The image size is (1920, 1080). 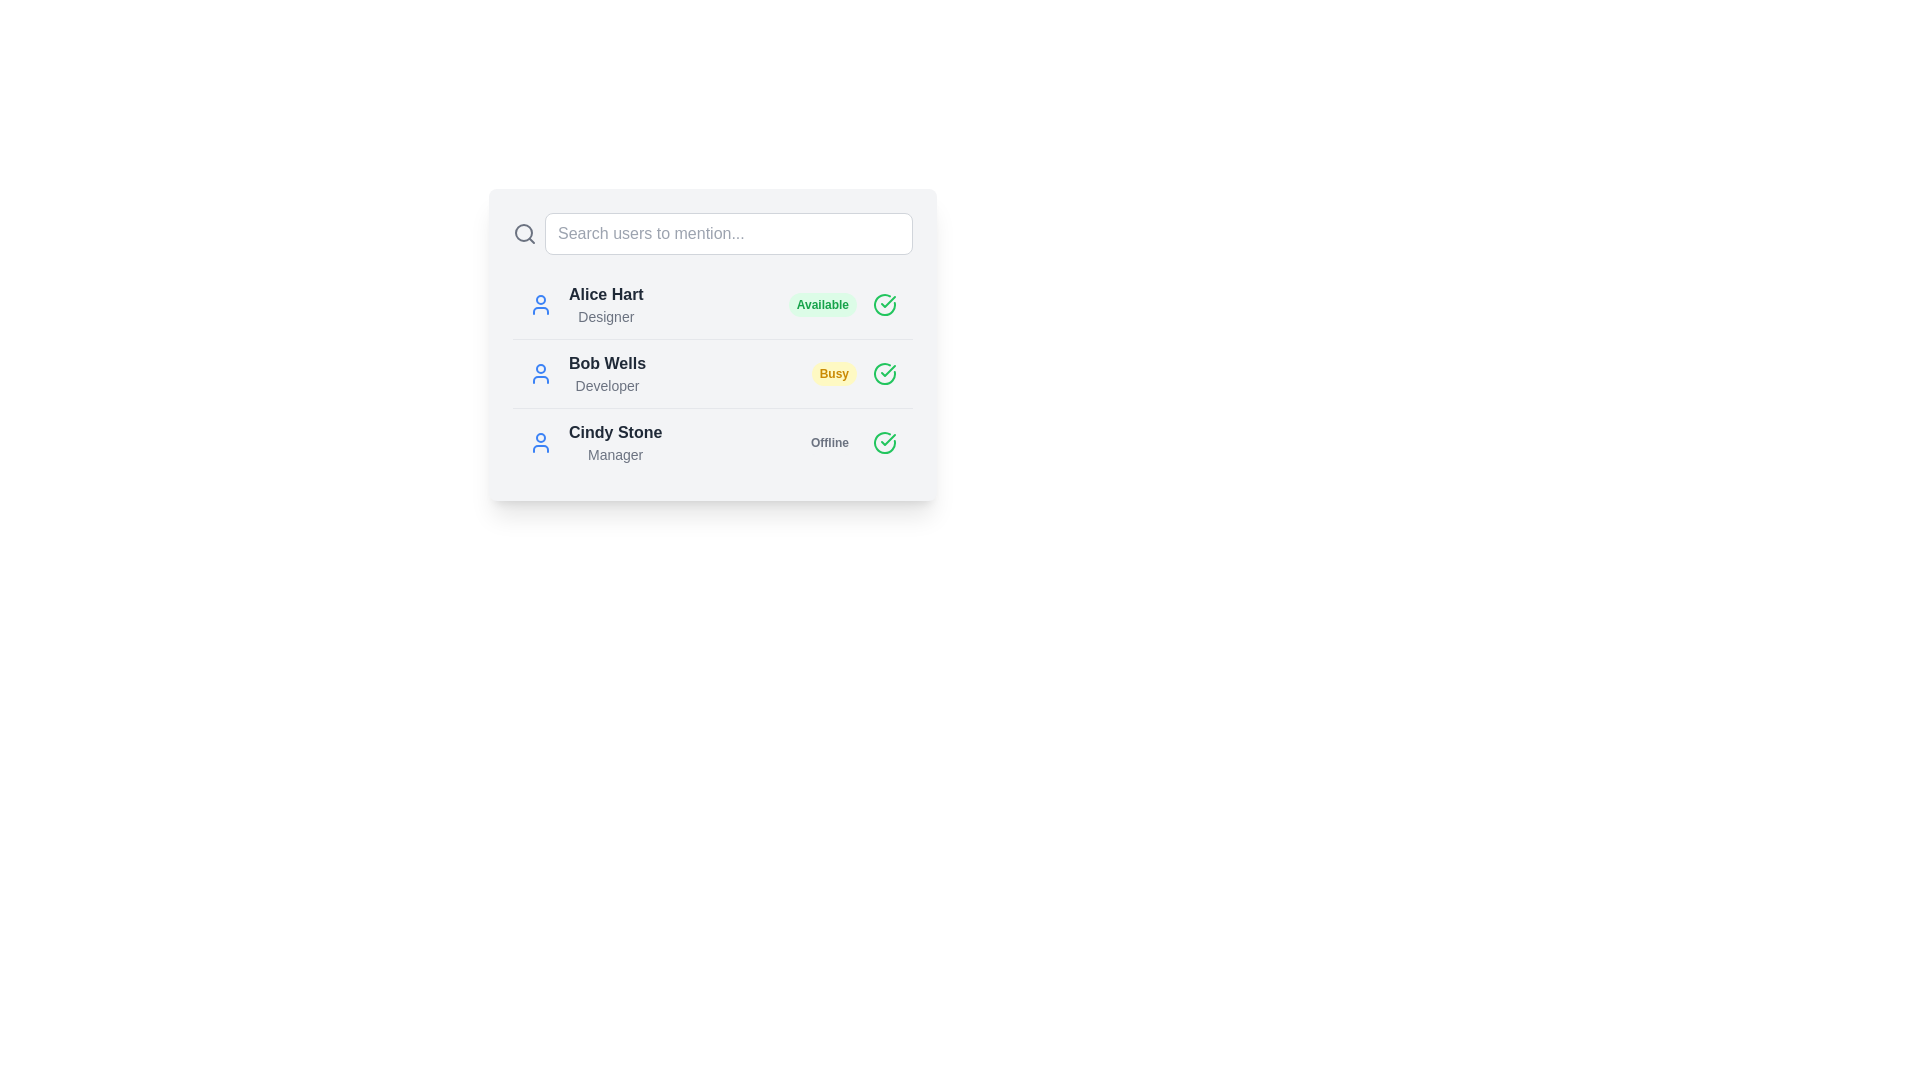 What do you see at coordinates (834, 374) in the screenshot?
I see `the 'Busy' badge or label indicating the current status of the user 'Bob Wells', located to the right of the text 'Developer' and between the textual information and a green checkmark icon` at bounding box center [834, 374].